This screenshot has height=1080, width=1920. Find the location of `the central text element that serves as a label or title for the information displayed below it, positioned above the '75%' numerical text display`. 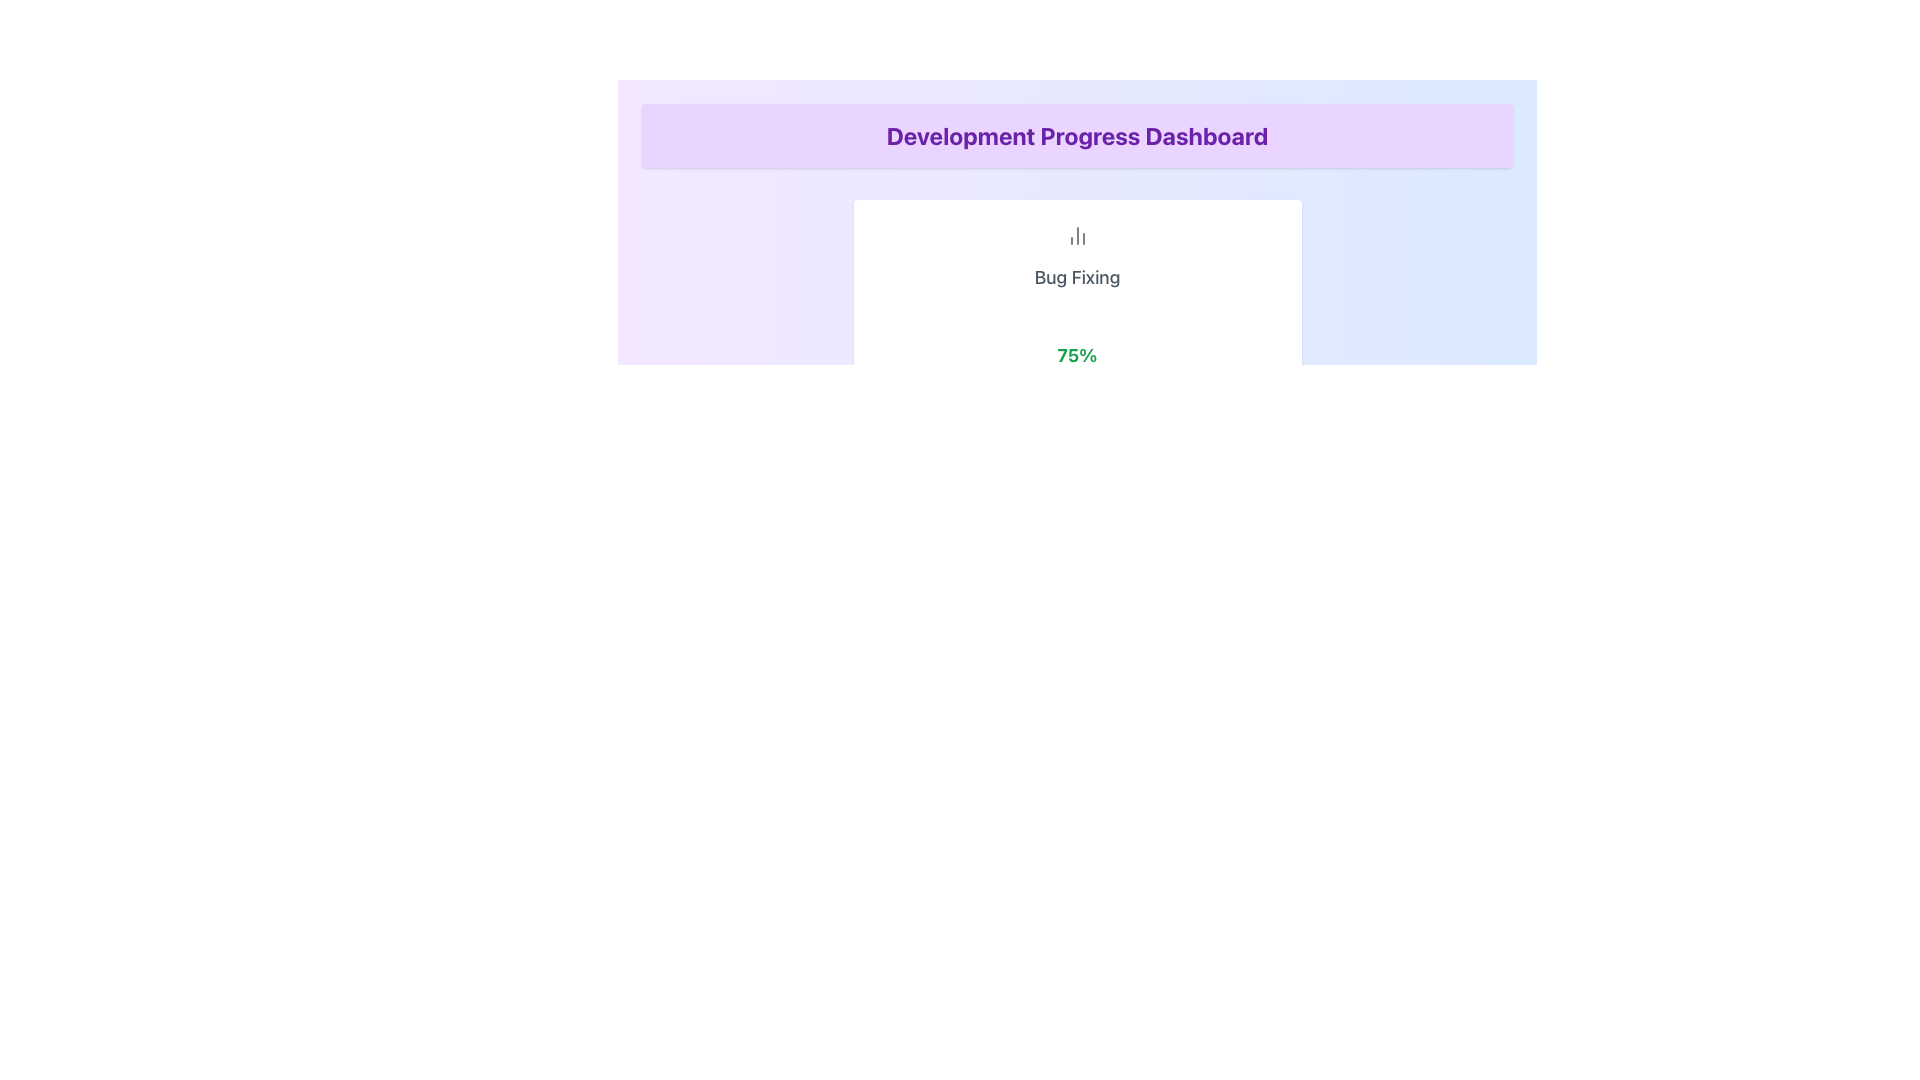

the central text element that serves as a label or title for the information displayed below it, positioned above the '75%' numerical text display is located at coordinates (1076, 277).